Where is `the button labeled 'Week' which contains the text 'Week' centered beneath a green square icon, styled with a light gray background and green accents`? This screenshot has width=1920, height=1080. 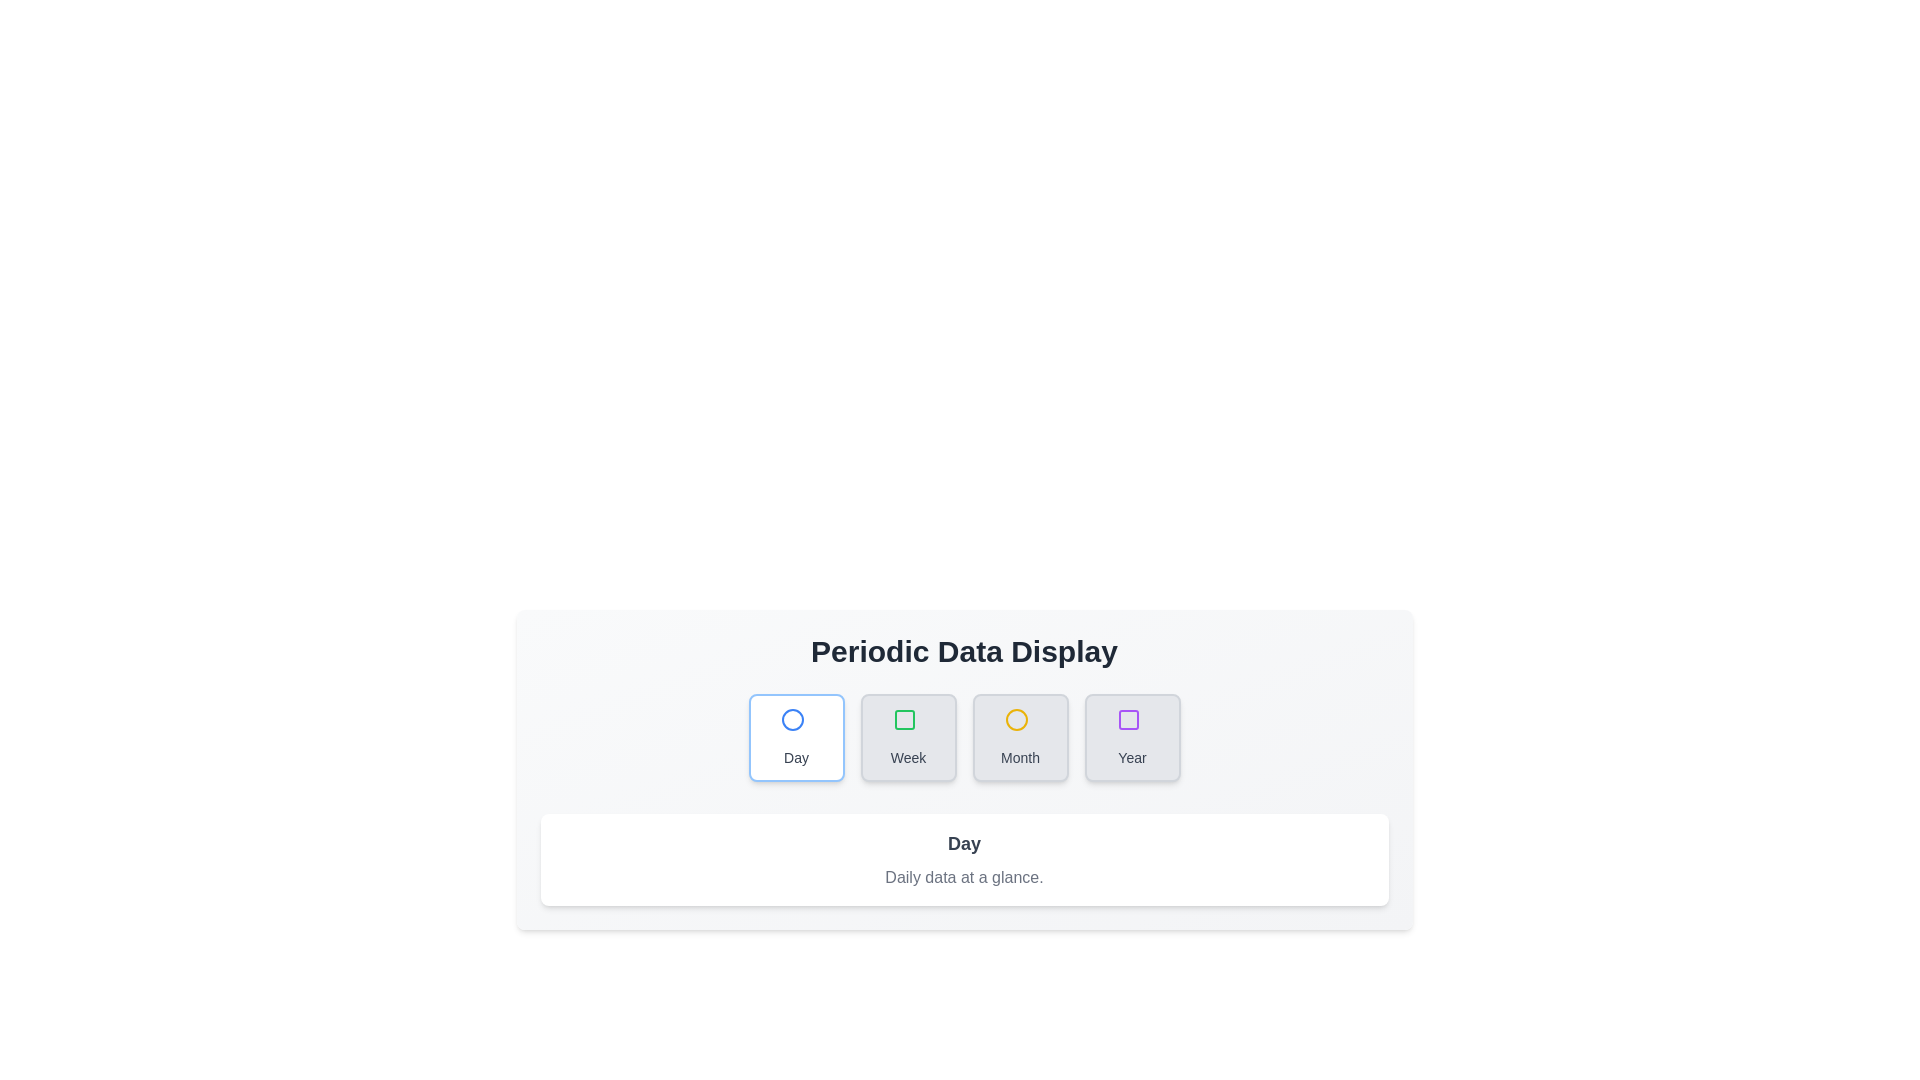 the button labeled 'Week' which contains the text 'Week' centered beneath a green square icon, styled with a light gray background and green accents is located at coordinates (907, 758).